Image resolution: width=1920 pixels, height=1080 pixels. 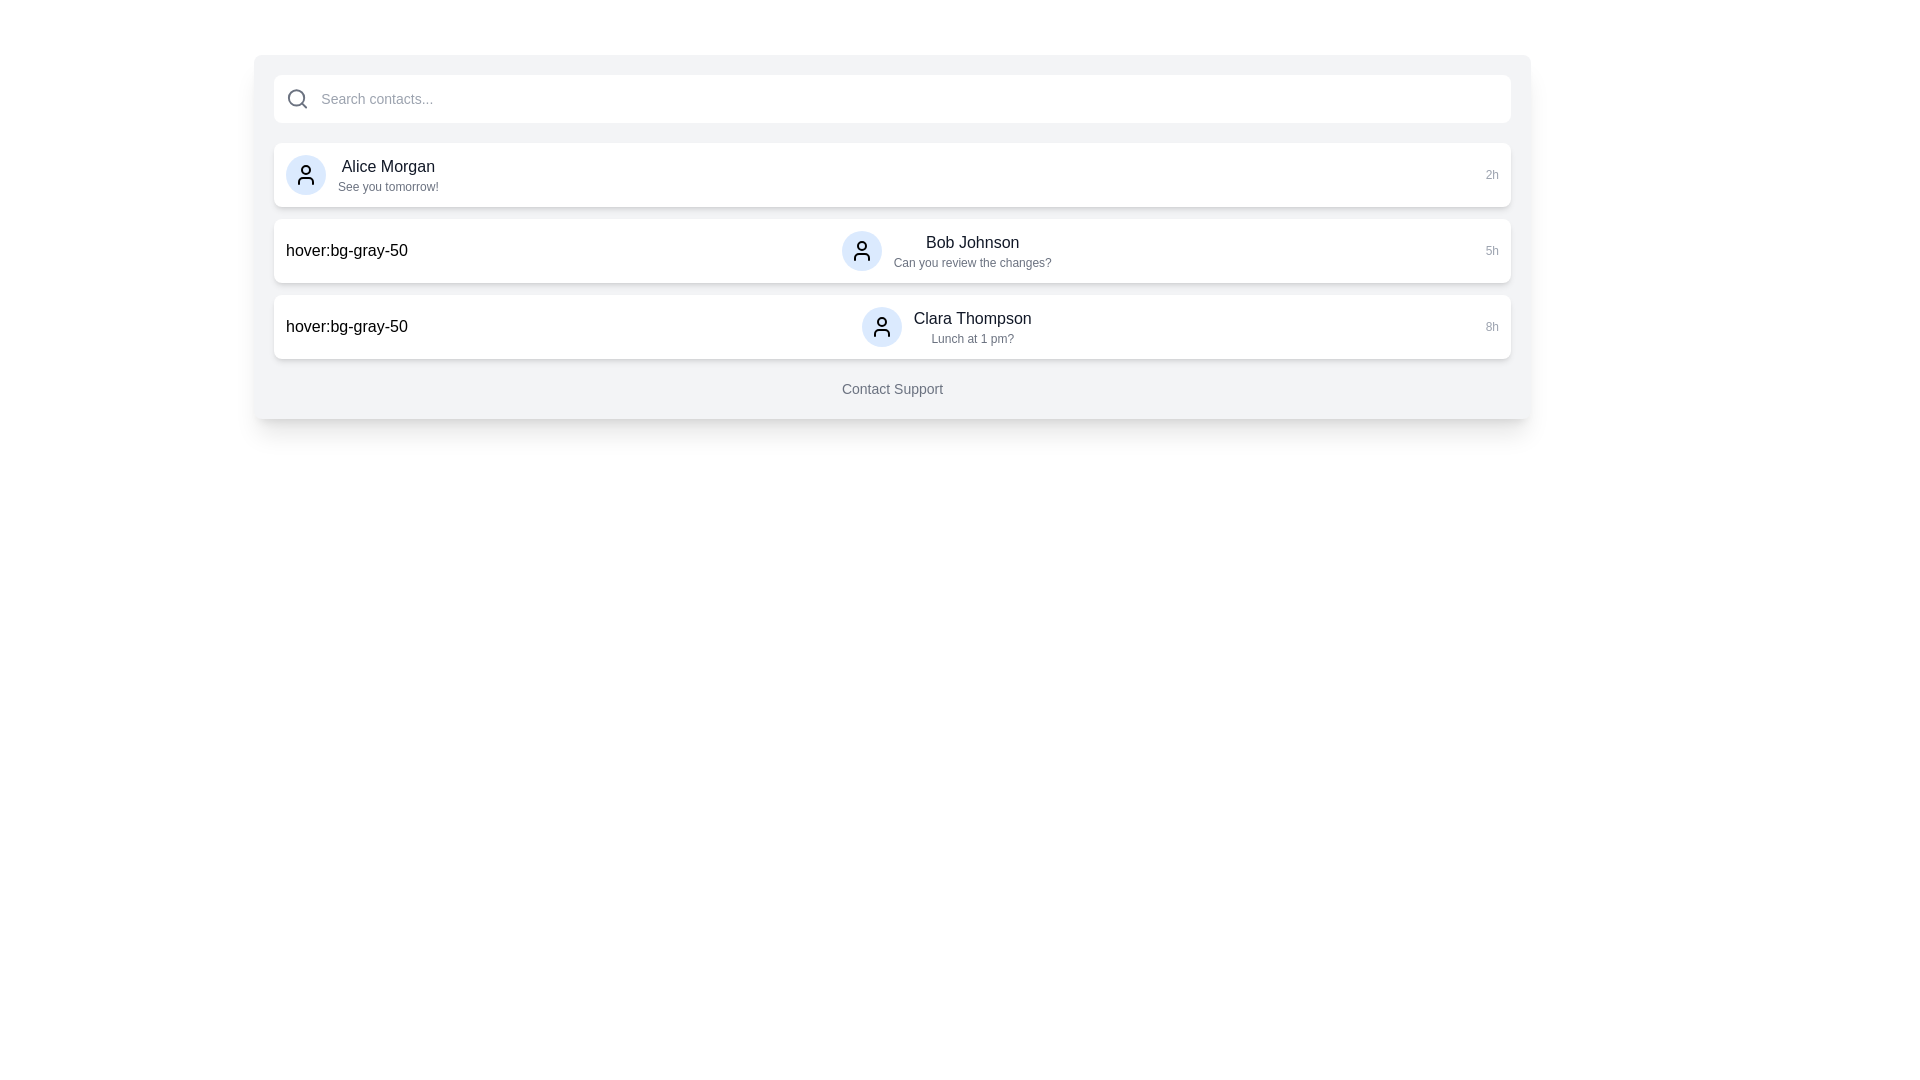 What do you see at coordinates (388, 186) in the screenshot?
I see `text content of the gray-colored text label displaying 'See you tomorrow!', positioned below the larger text 'Alice Morgan'` at bounding box center [388, 186].